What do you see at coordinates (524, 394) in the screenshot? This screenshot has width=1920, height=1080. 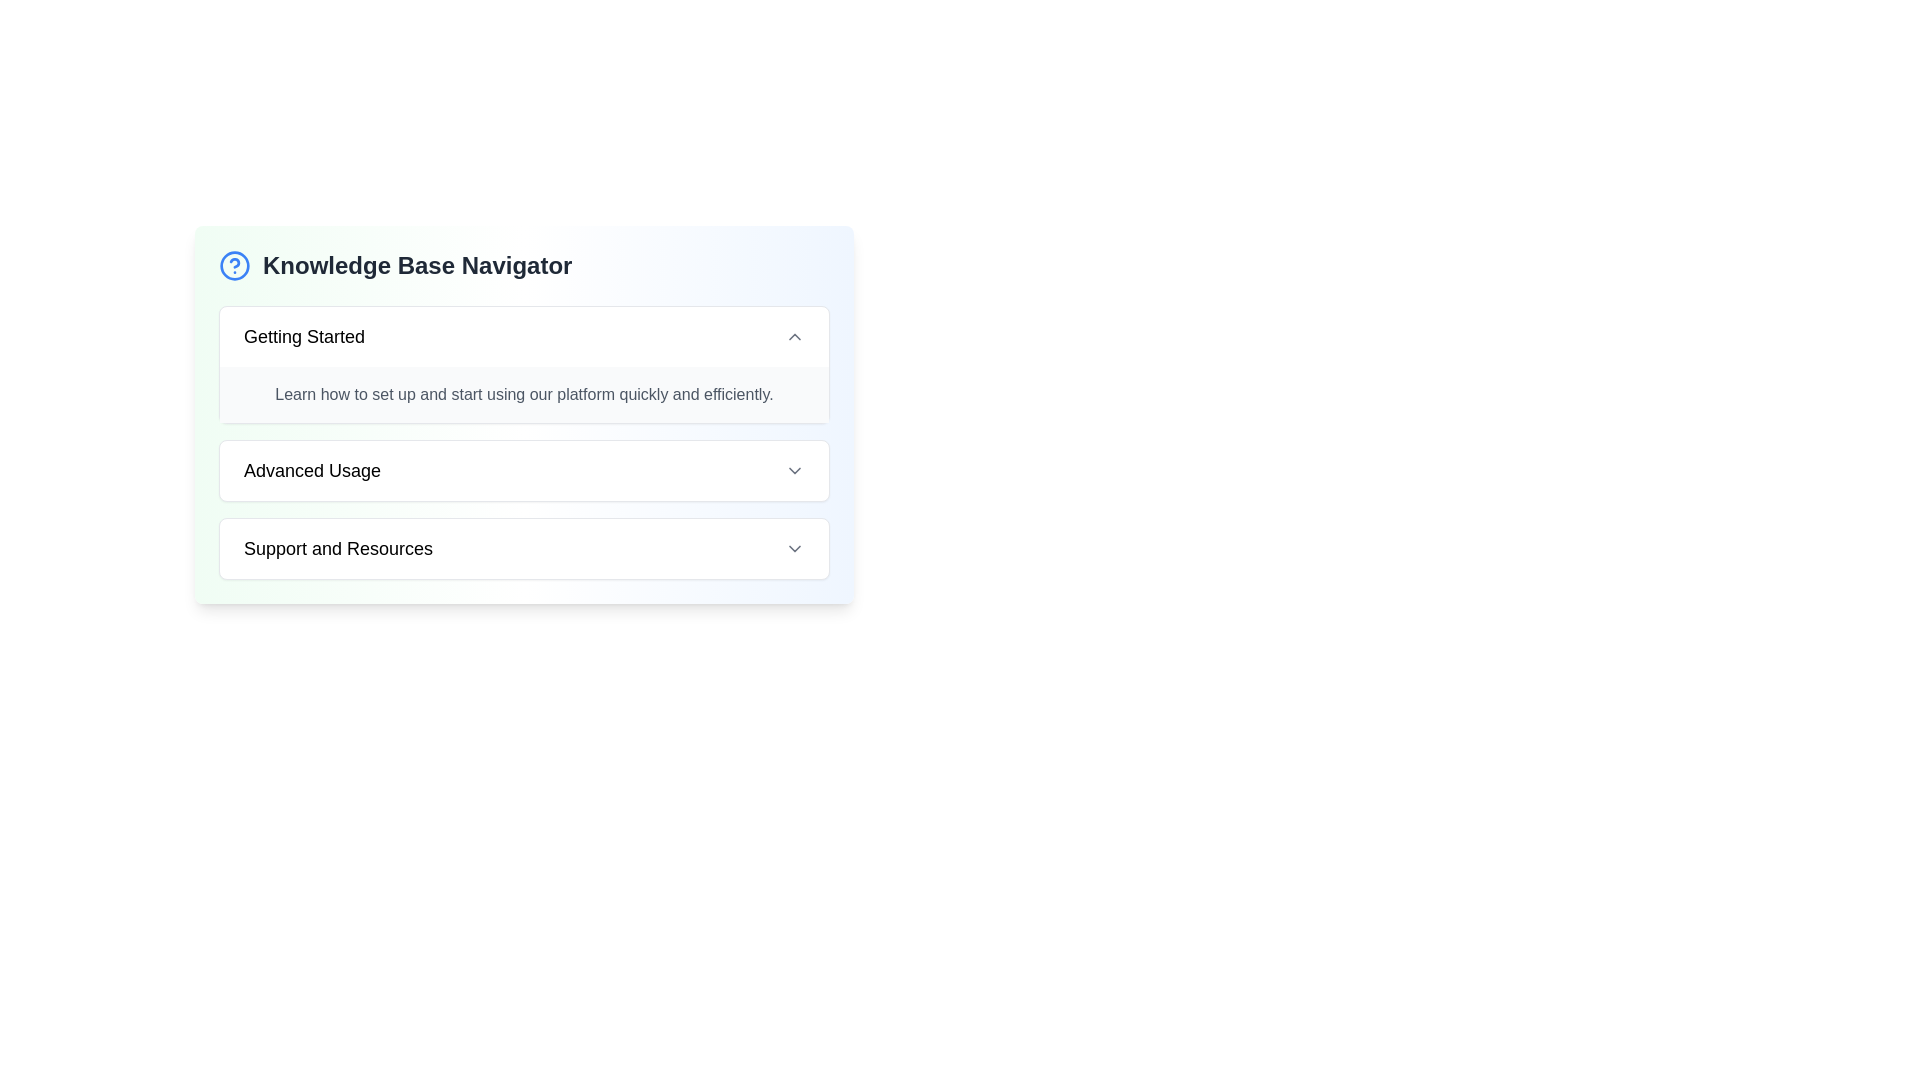 I see `text description that is styled in gray font on a light gray background, located in the lower half of the 'Getting Started' block, which reads: 'Learn how to set up and start using our platform quickly and efficiently.'` at bounding box center [524, 394].